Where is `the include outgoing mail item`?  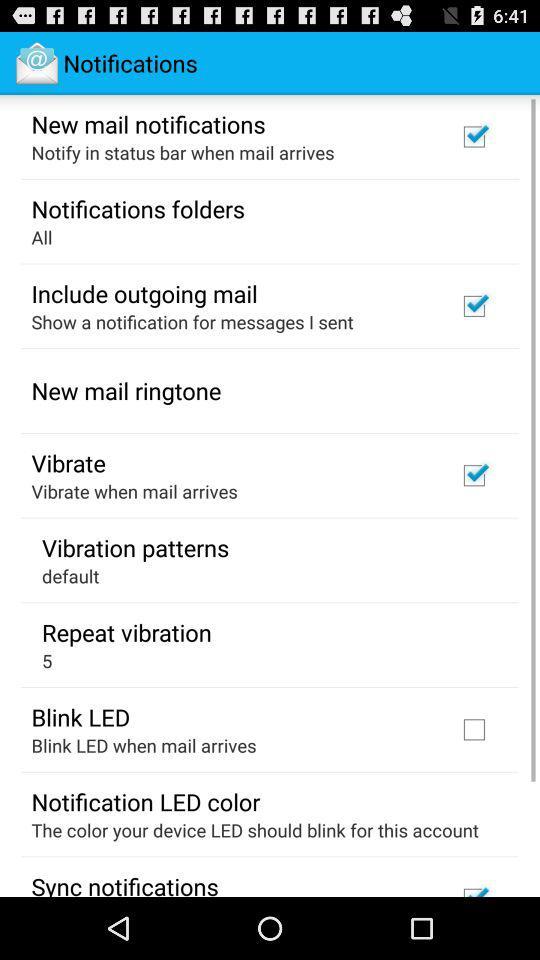
the include outgoing mail item is located at coordinates (143, 292).